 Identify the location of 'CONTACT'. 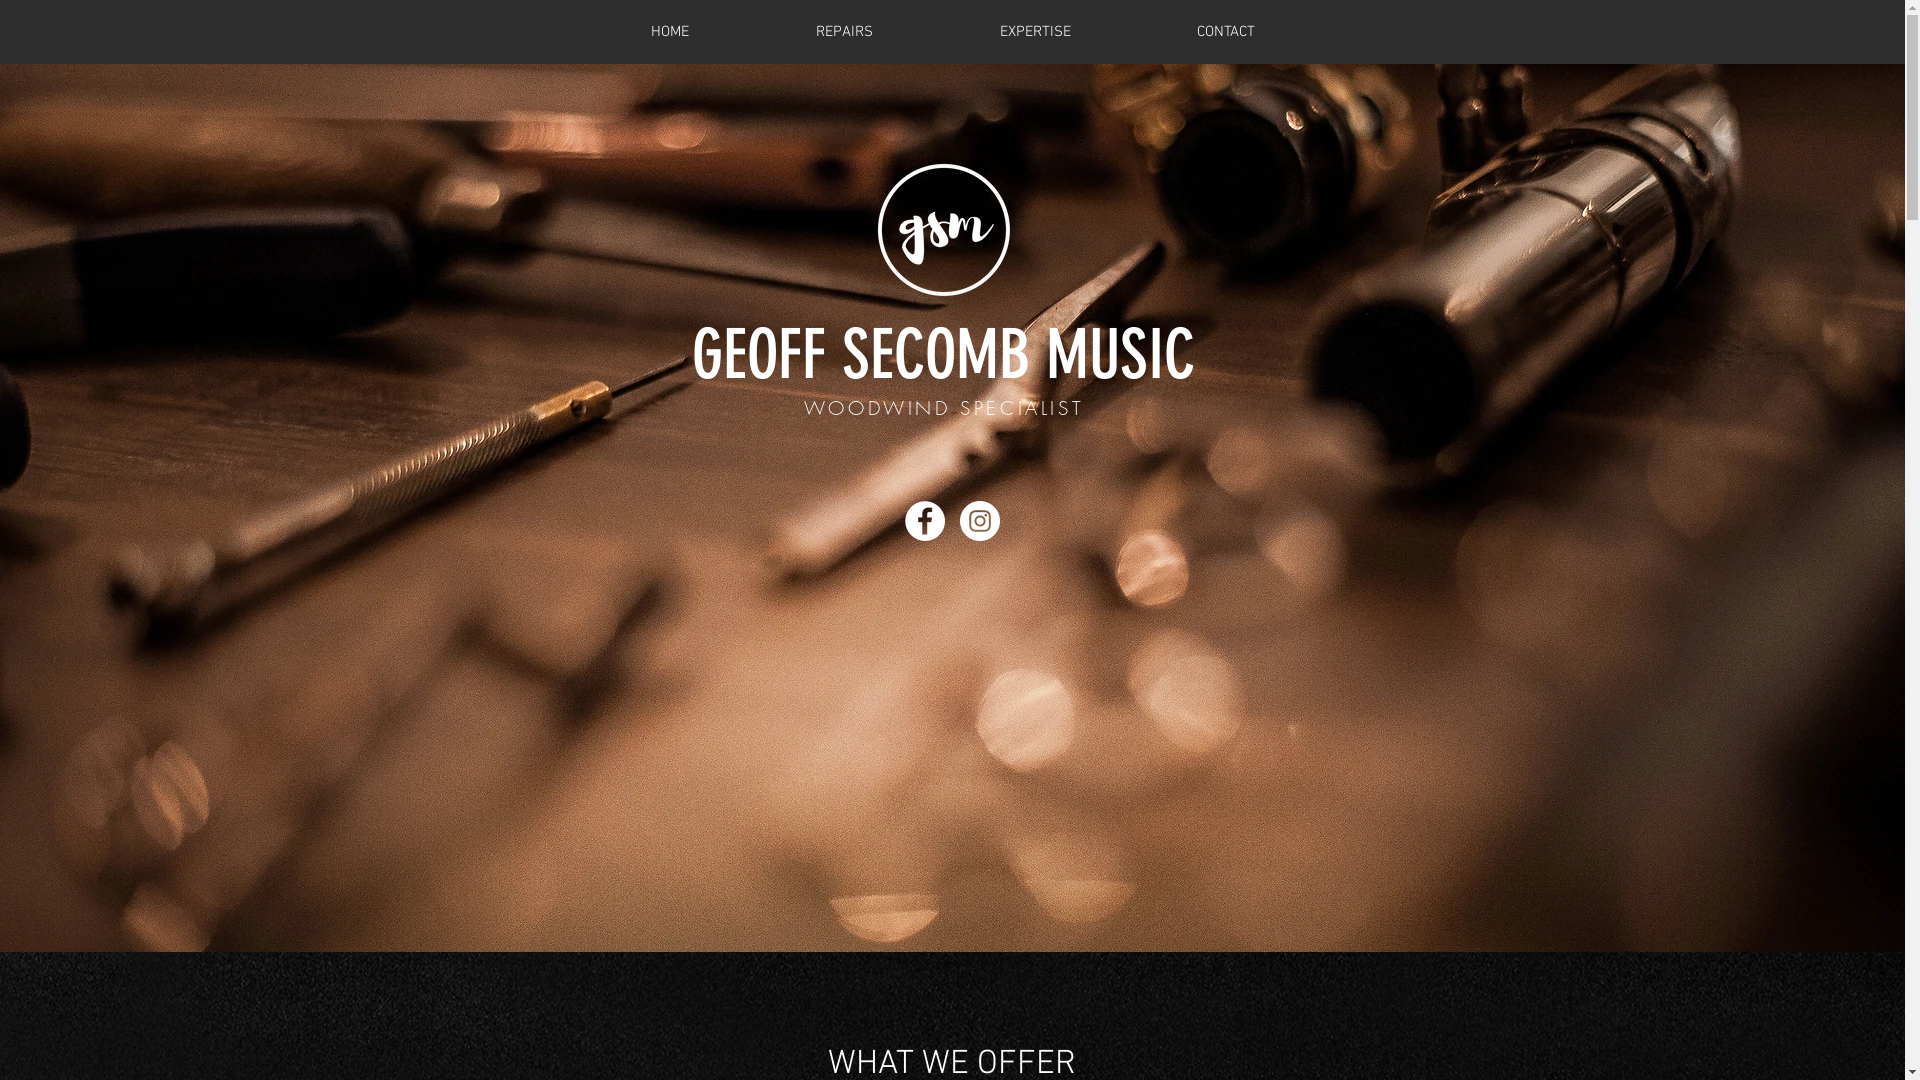
(1133, 31).